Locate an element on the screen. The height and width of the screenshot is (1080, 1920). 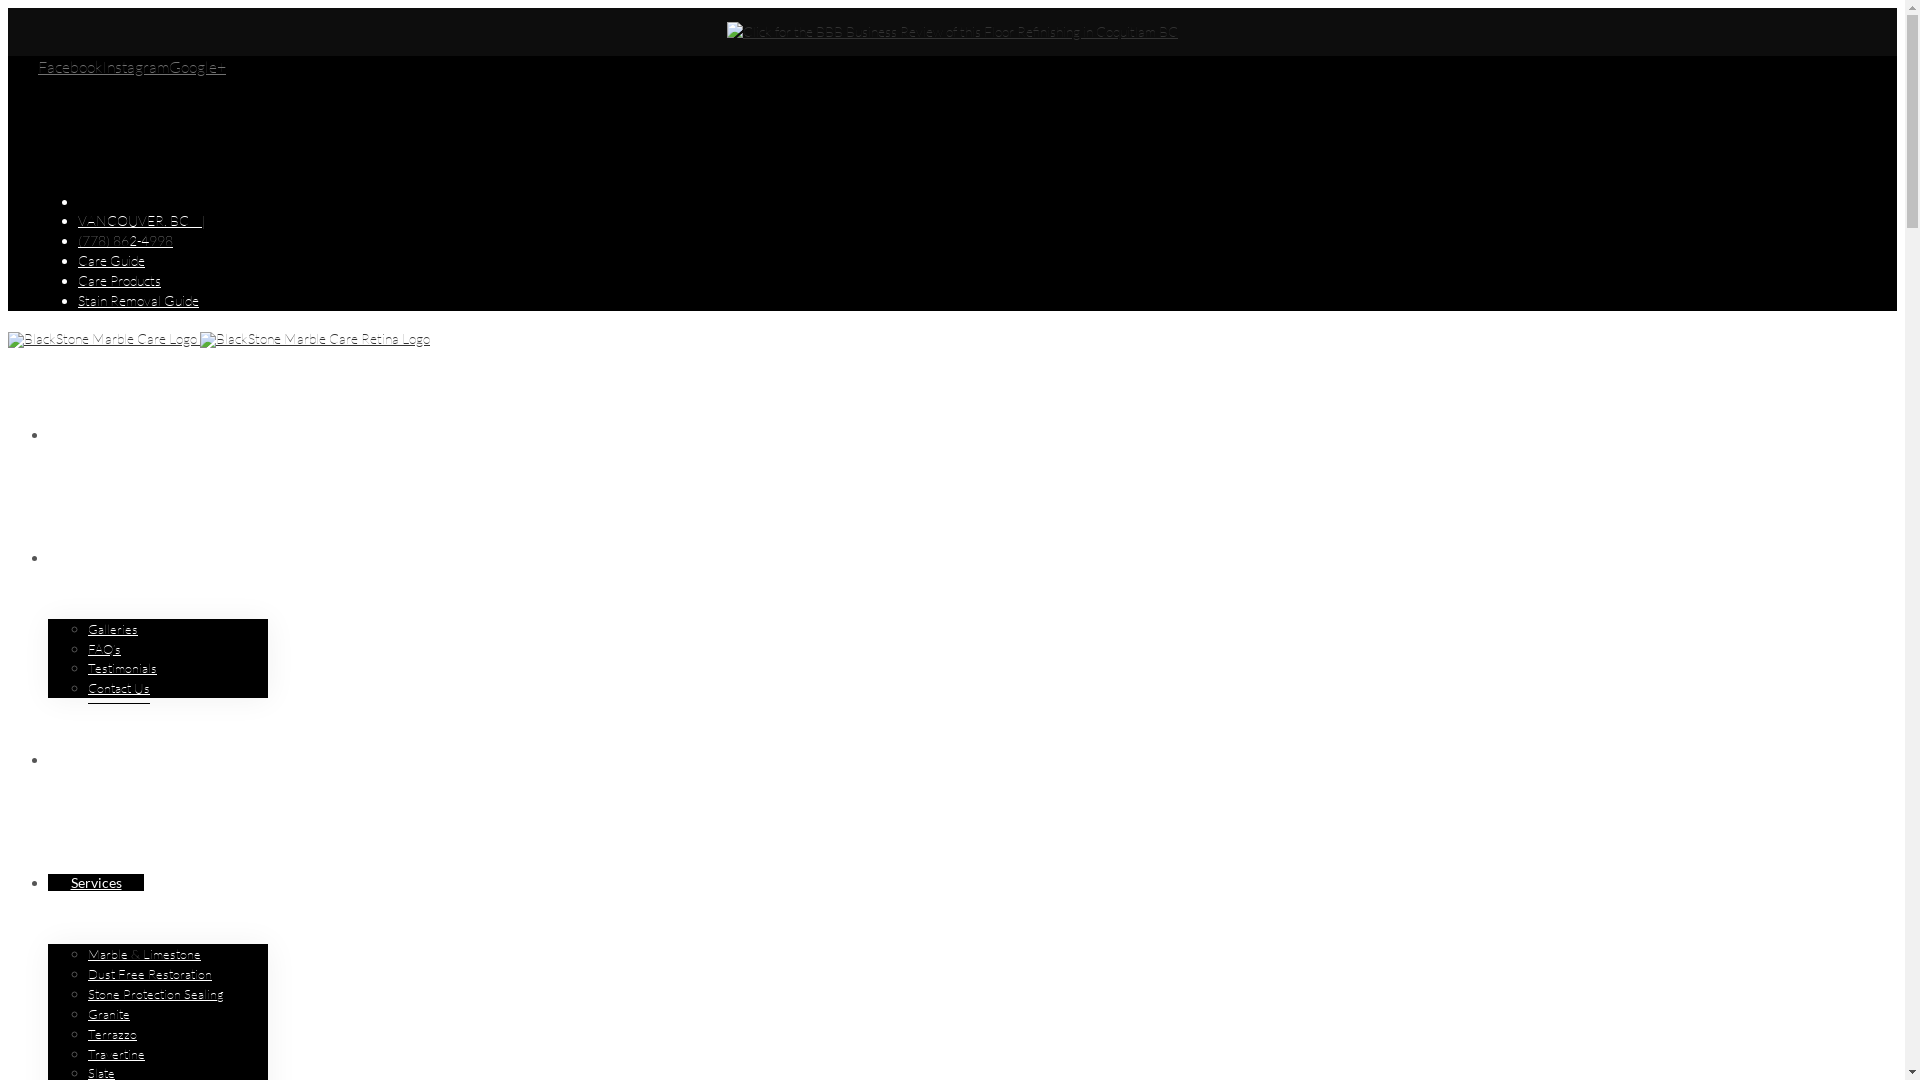
'Granite' is located at coordinates (108, 1014).